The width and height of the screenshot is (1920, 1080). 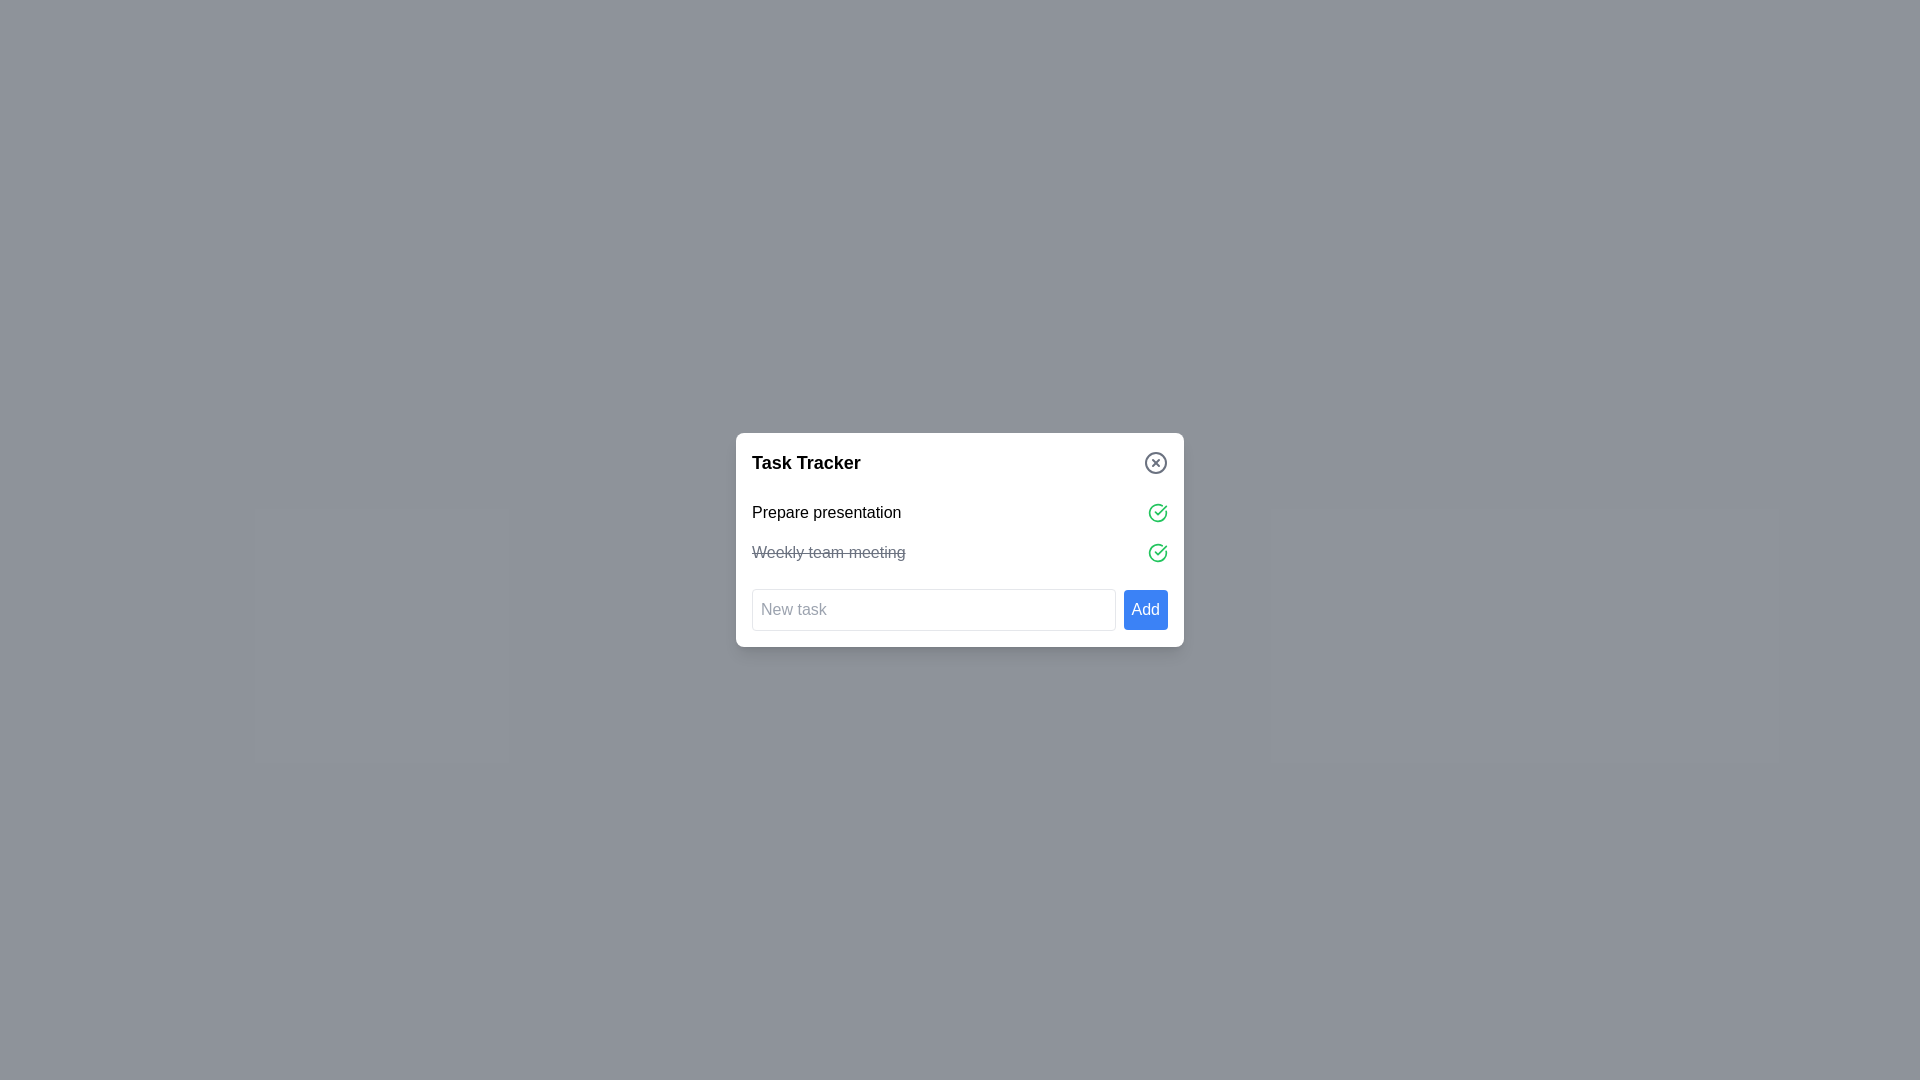 What do you see at coordinates (826, 512) in the screenshot?
I see `the first task item in the to-do list within the 'Task Tracker' interface` at bounding box center [826, 512].